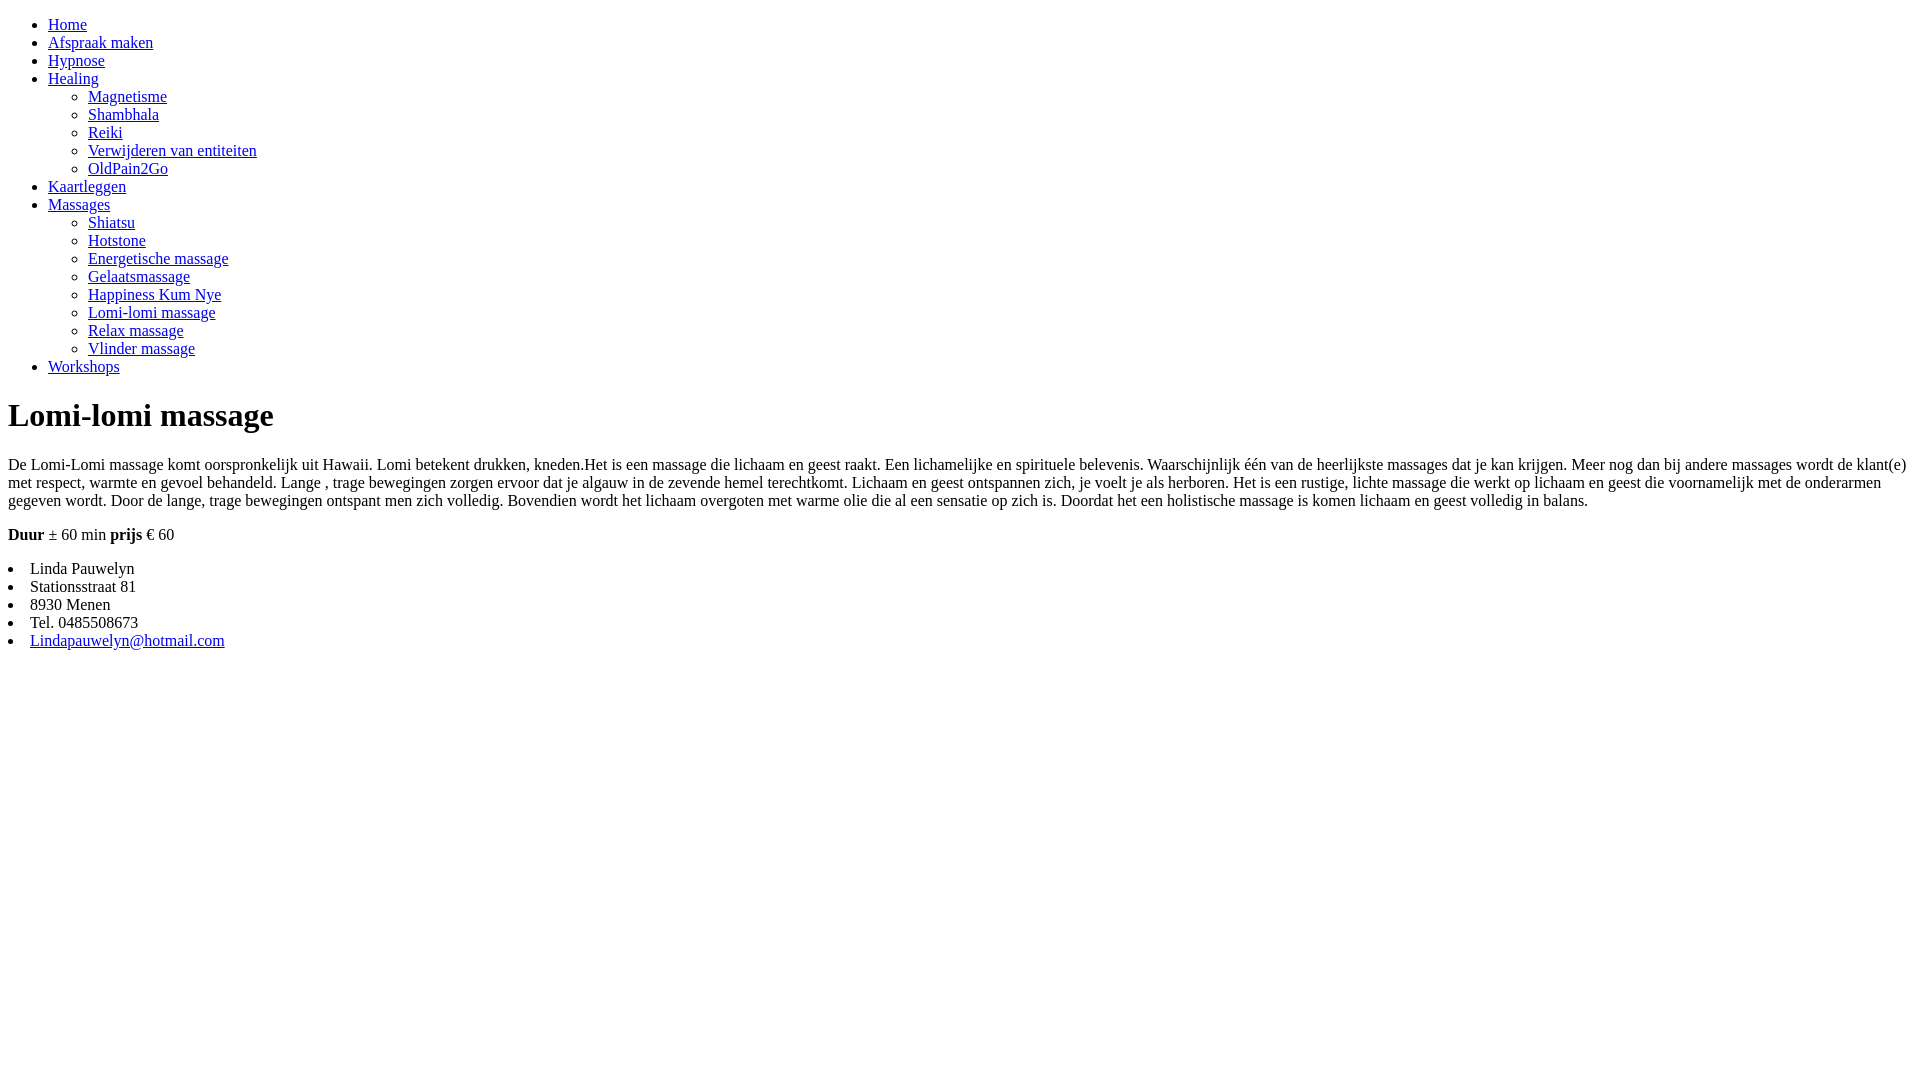 This screenshot has width=1920, height=1080. What do you see at coordinates (85, 186) in the screenshot?
I see `'Kaartleggen'` at bounding box center [85, 186].